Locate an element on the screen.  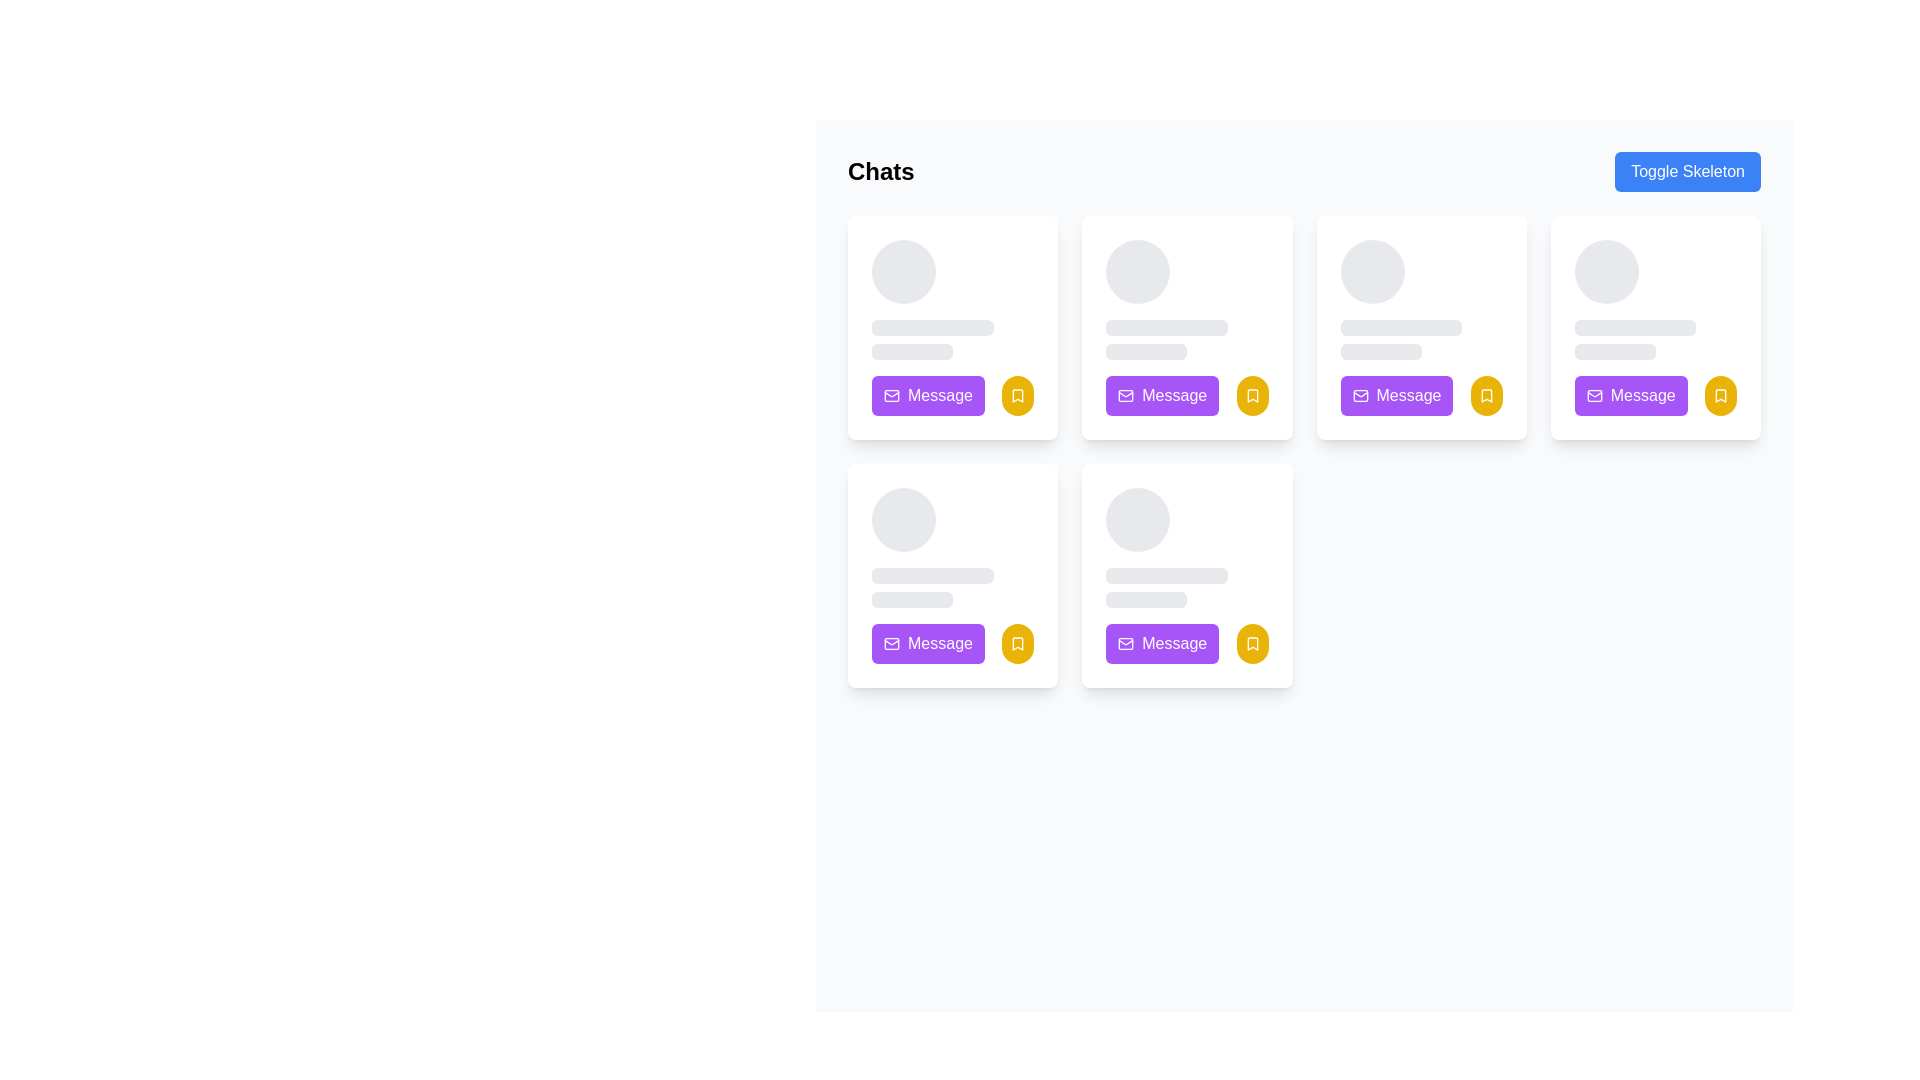
the bold text header labeled 'Chats' located near the top left corner of the interface is located at coordinates (880, 171).